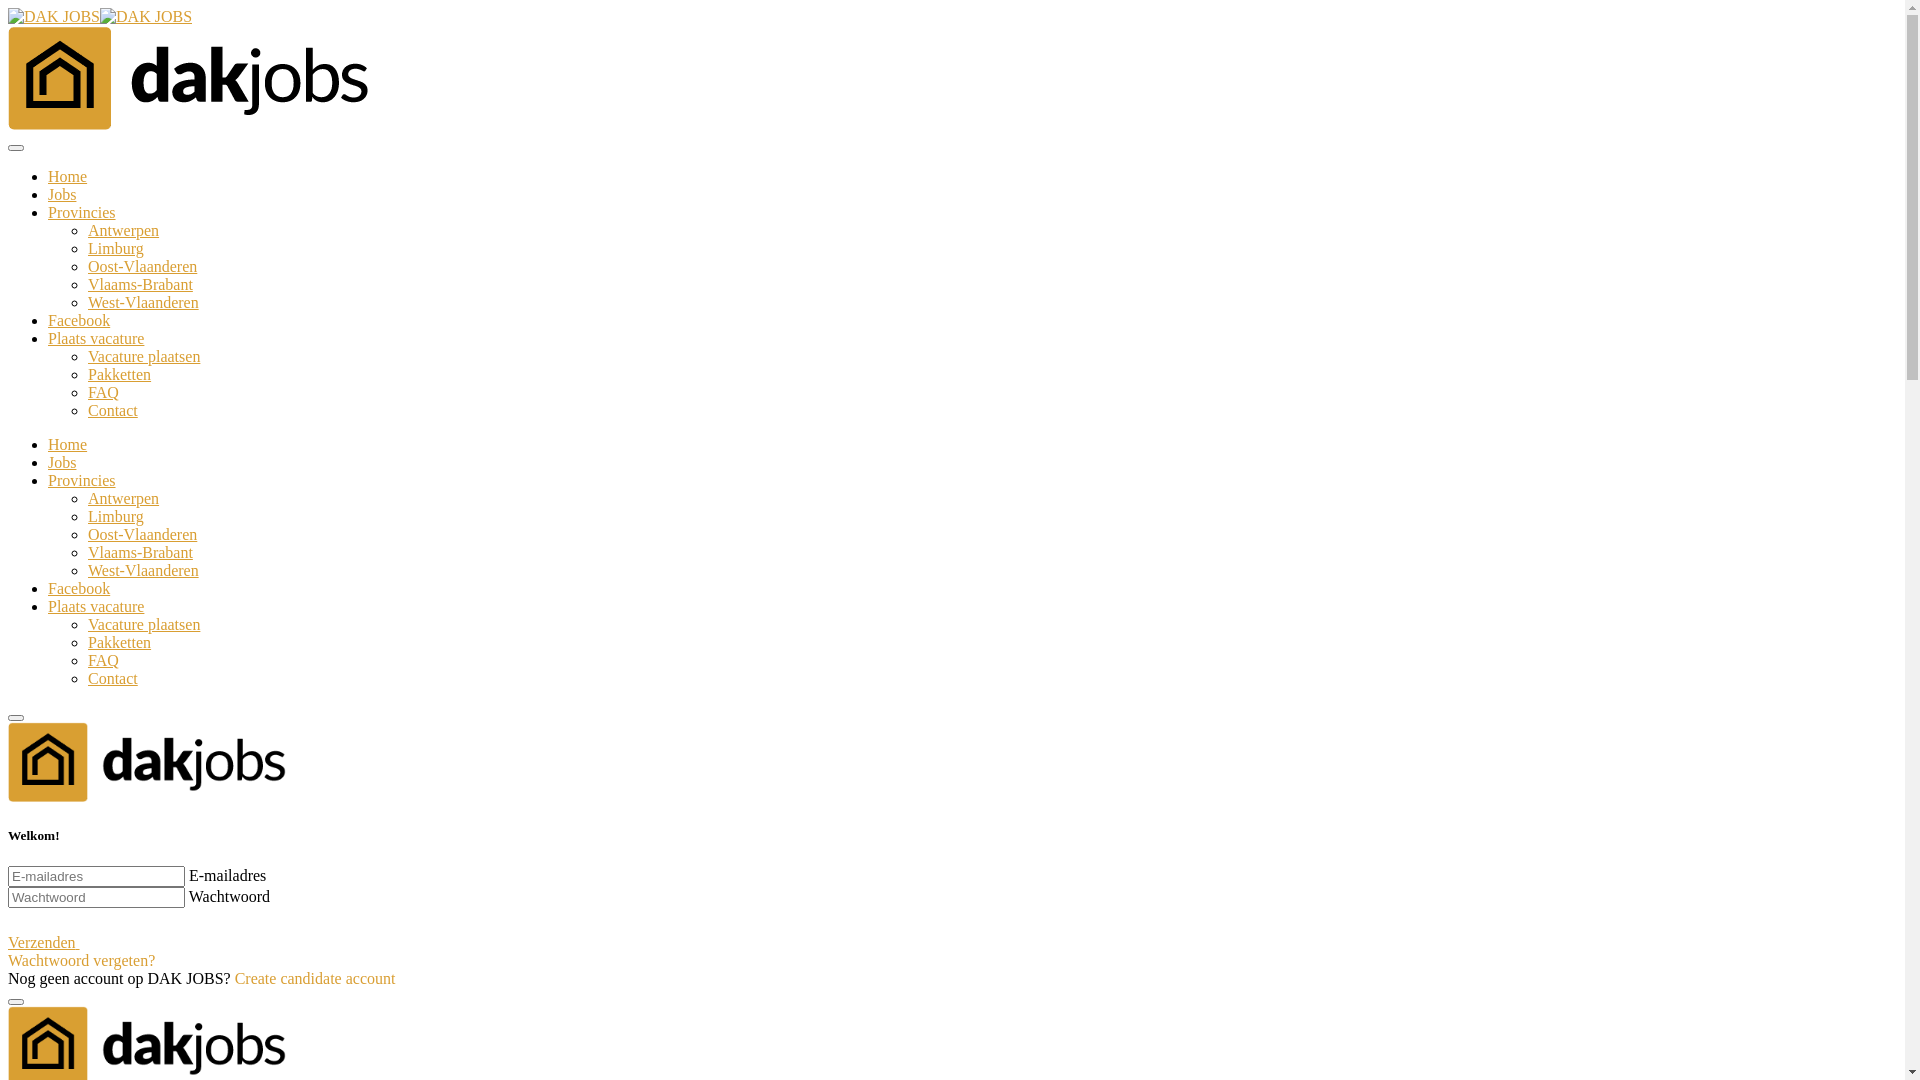 Image resolution: width=1920 pixels, height=1080 pixels. What do you see at coordinates (62, 194) in the screenshot?
I see `'Jobs'` at bounding box center [62, 194].